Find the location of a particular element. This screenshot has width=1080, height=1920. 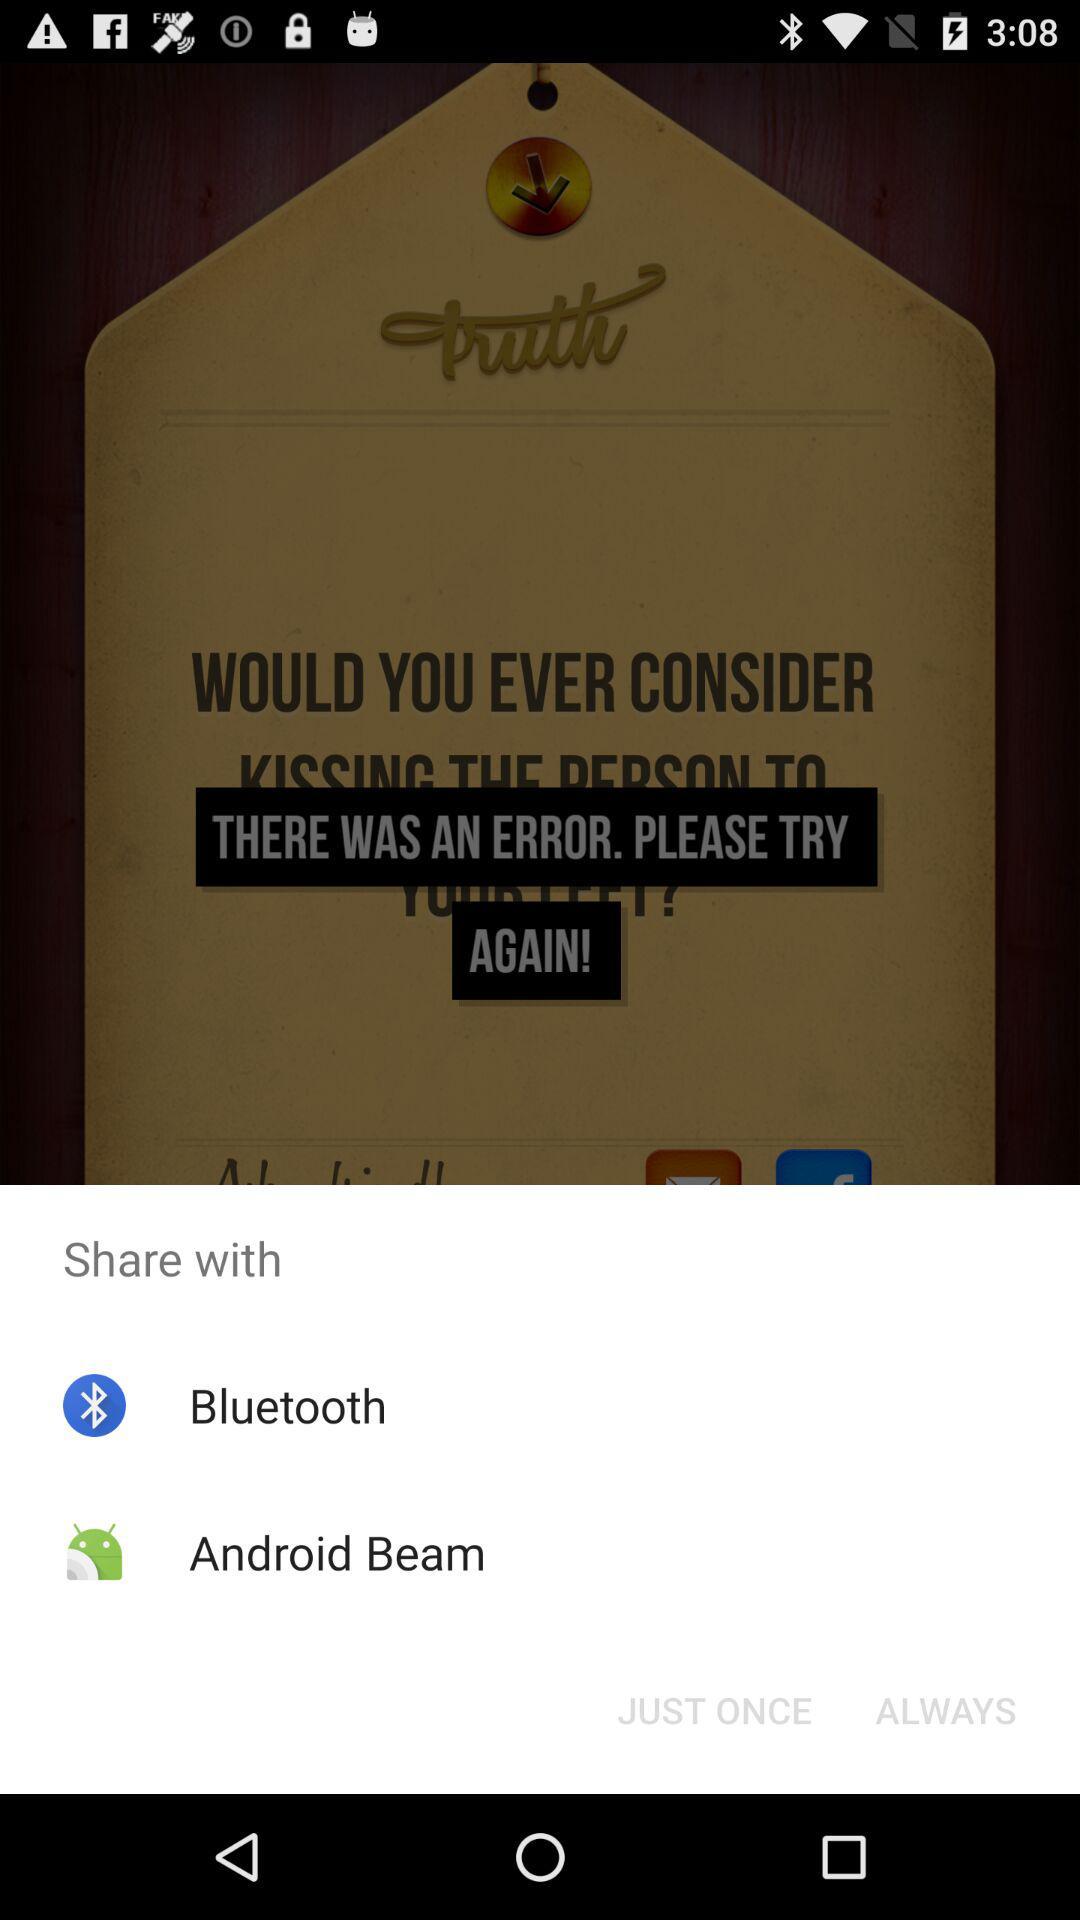

the always button is located at coordinates (945, 1708).